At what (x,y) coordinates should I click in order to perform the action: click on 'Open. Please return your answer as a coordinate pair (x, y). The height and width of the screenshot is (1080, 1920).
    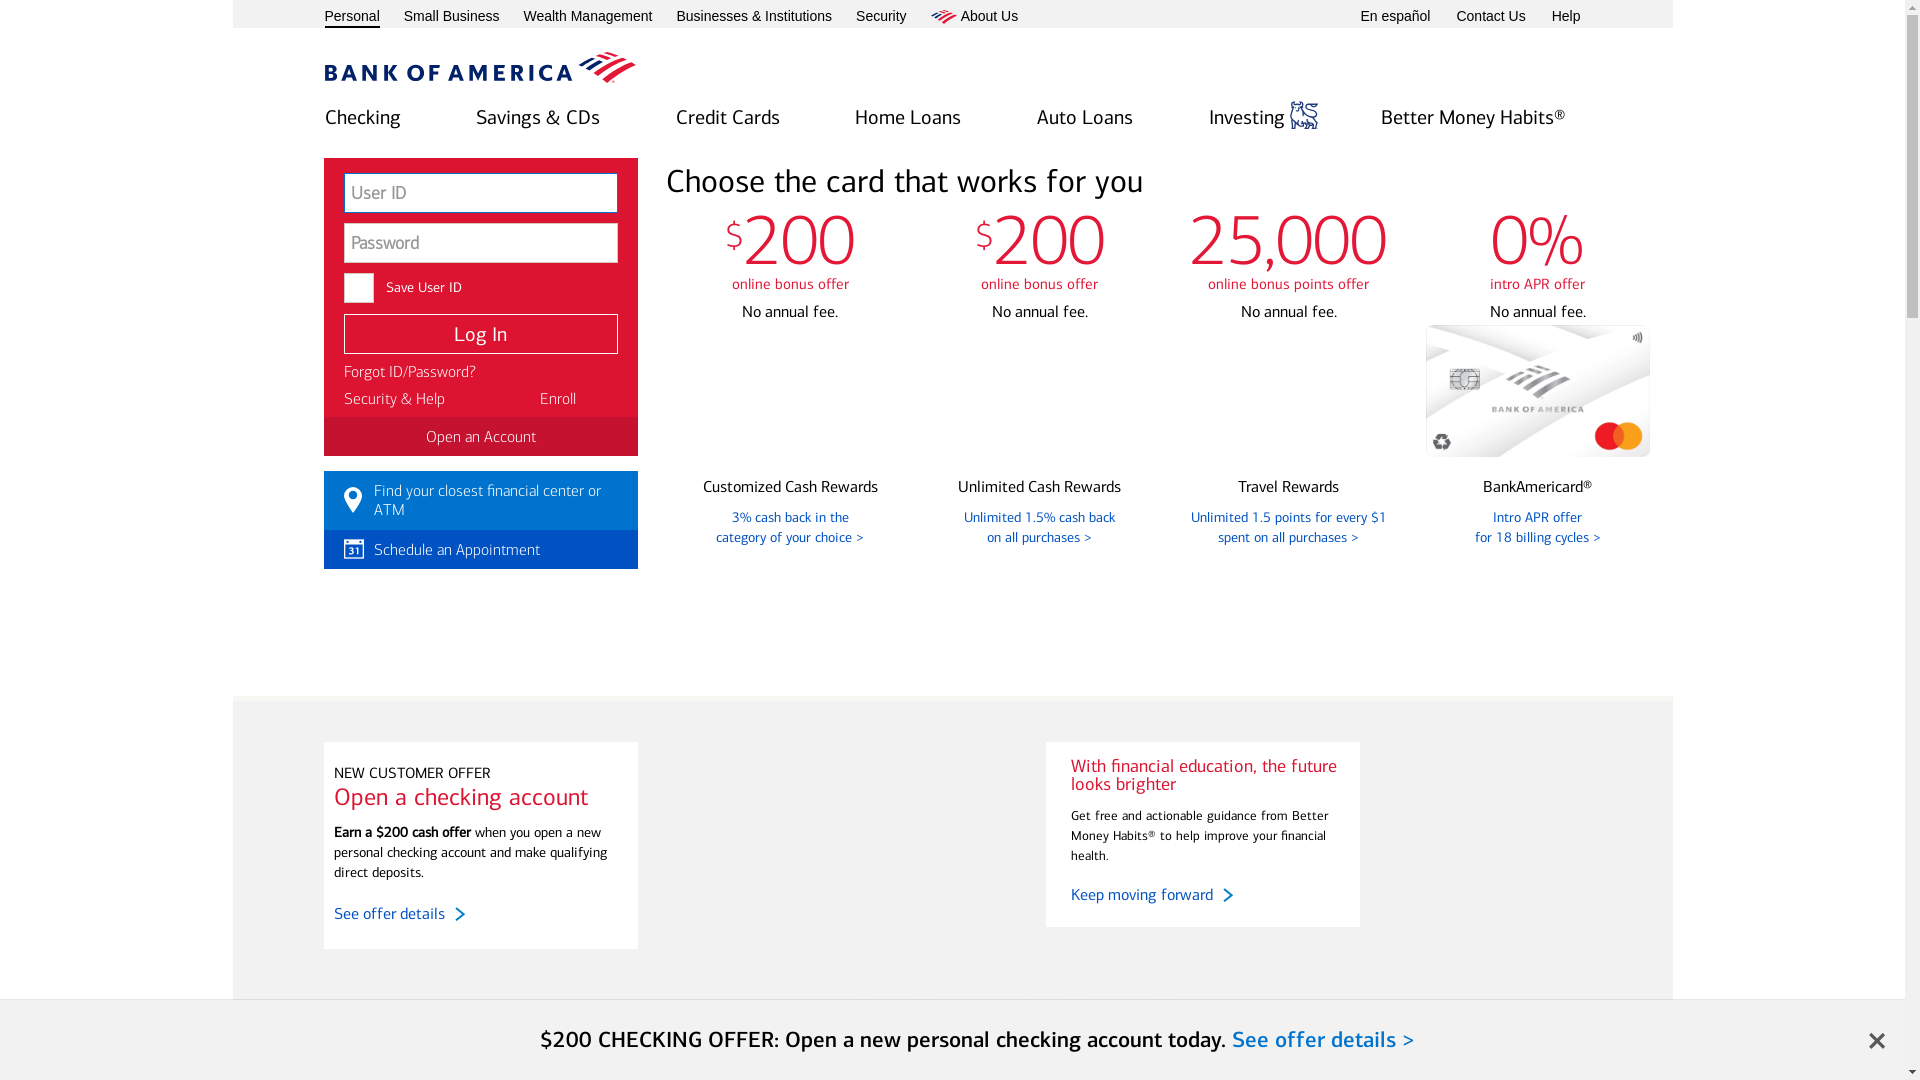
    Looking at the image, I should click on (727, 119).